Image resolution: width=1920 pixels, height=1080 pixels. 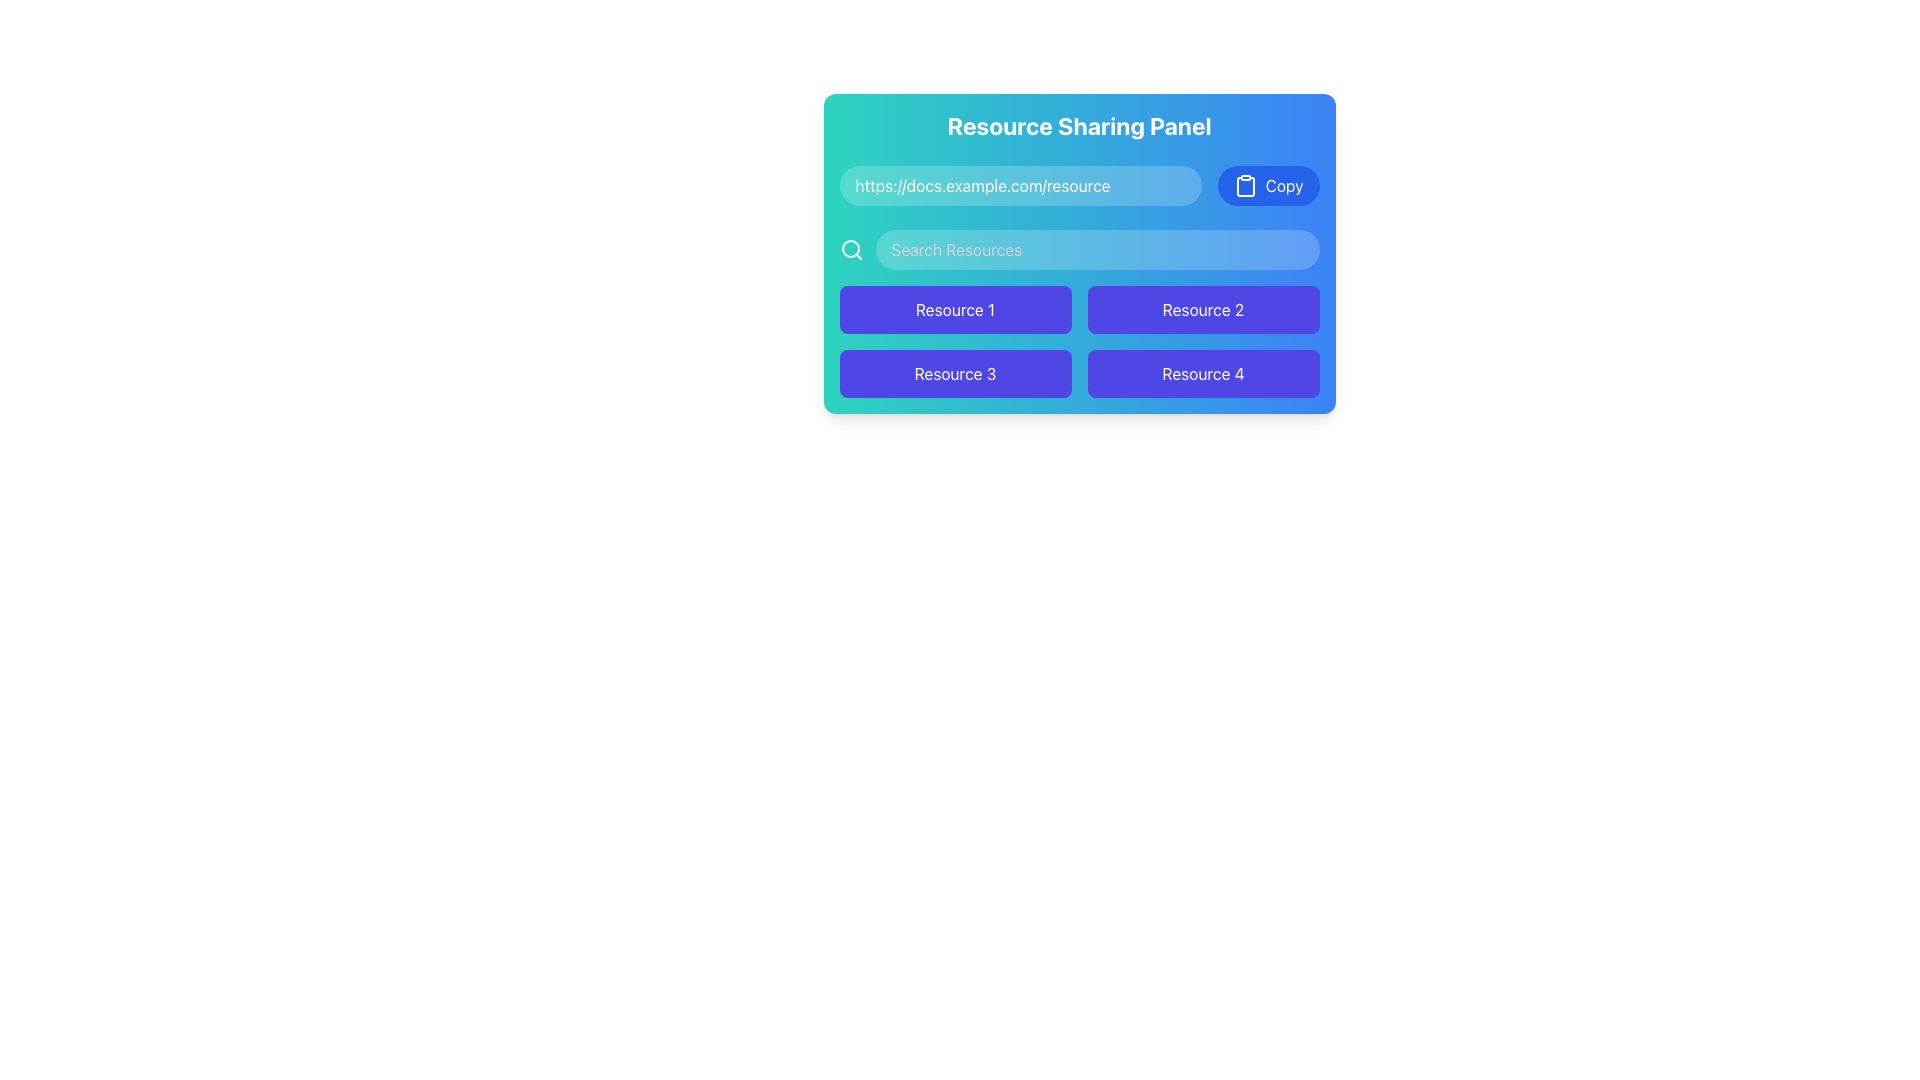 What do you see at coordinates (1202, 309) in the screenshot?
I see `the rectangular purple button labeled 'Resource 2' to observe the hover effect` at bounding box center [1202, 309].